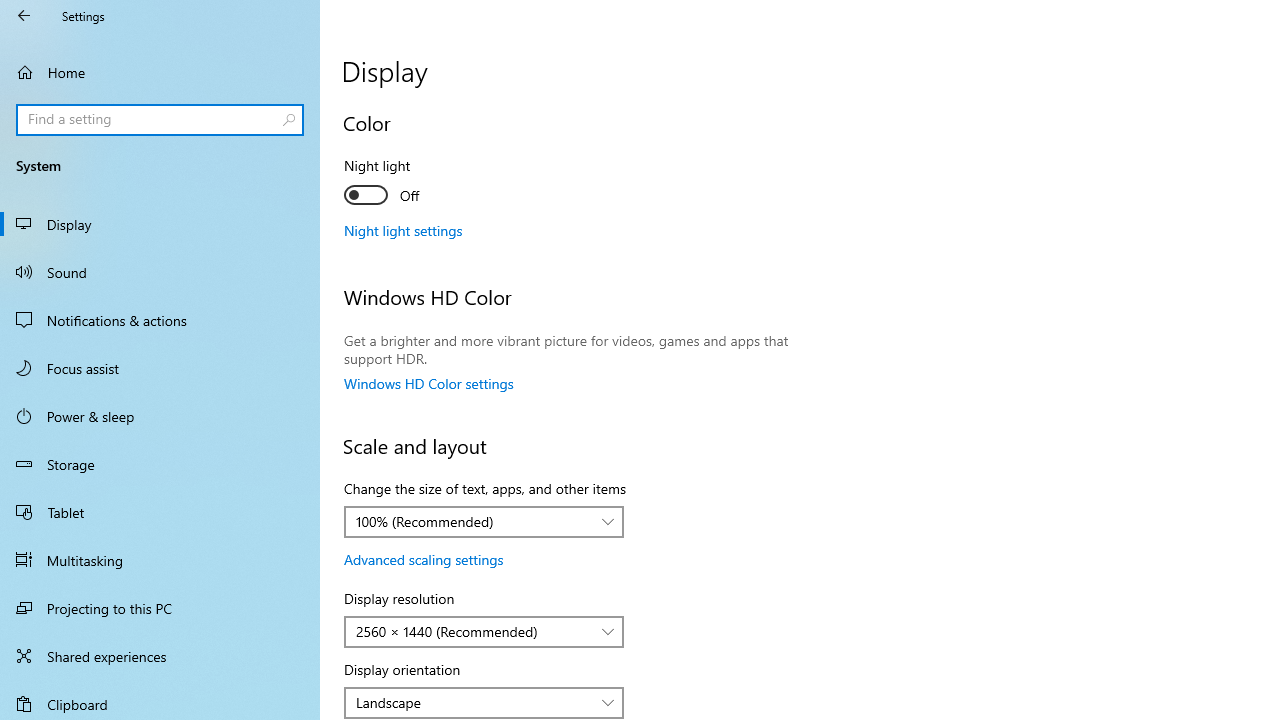  I want to click on '100% (Recommended)', so click(472, 520).